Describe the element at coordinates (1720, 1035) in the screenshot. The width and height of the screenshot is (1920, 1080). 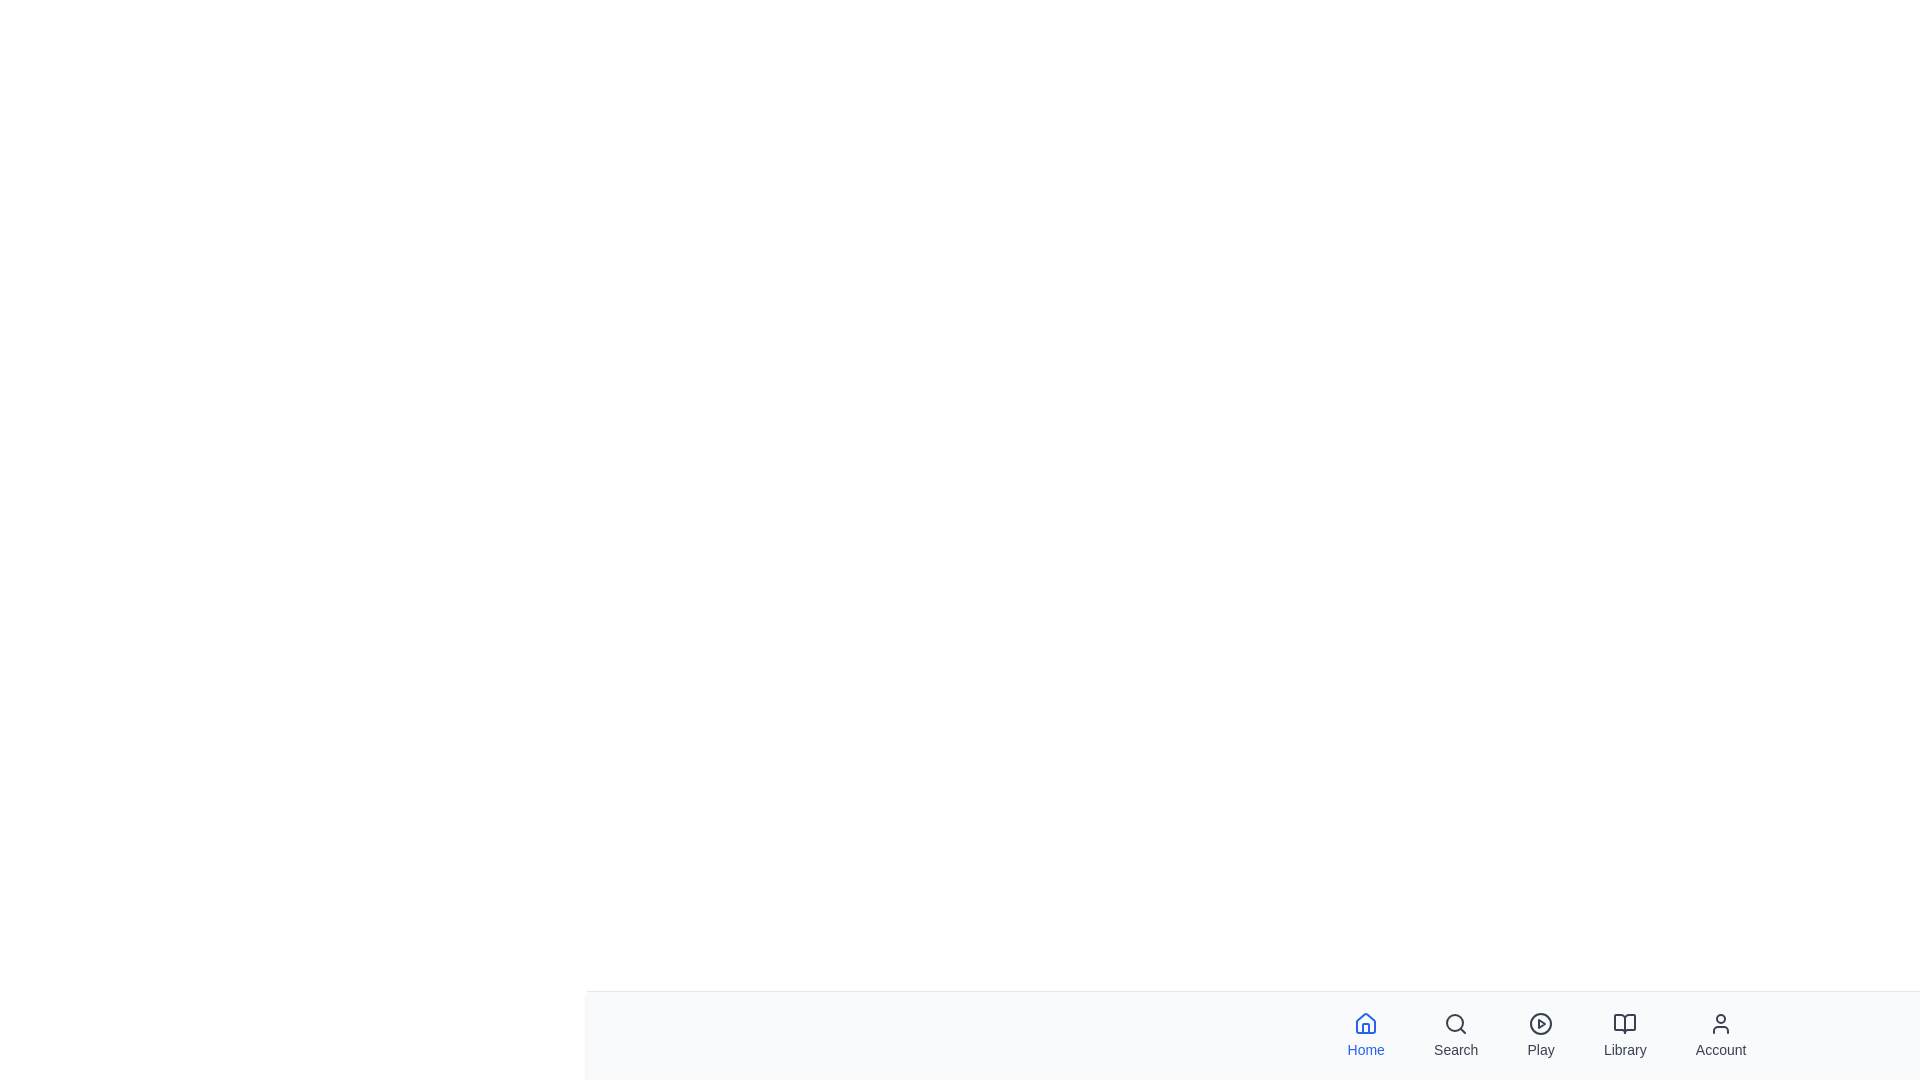
I see `the Account tab in the bottom navigation bar` at that location.